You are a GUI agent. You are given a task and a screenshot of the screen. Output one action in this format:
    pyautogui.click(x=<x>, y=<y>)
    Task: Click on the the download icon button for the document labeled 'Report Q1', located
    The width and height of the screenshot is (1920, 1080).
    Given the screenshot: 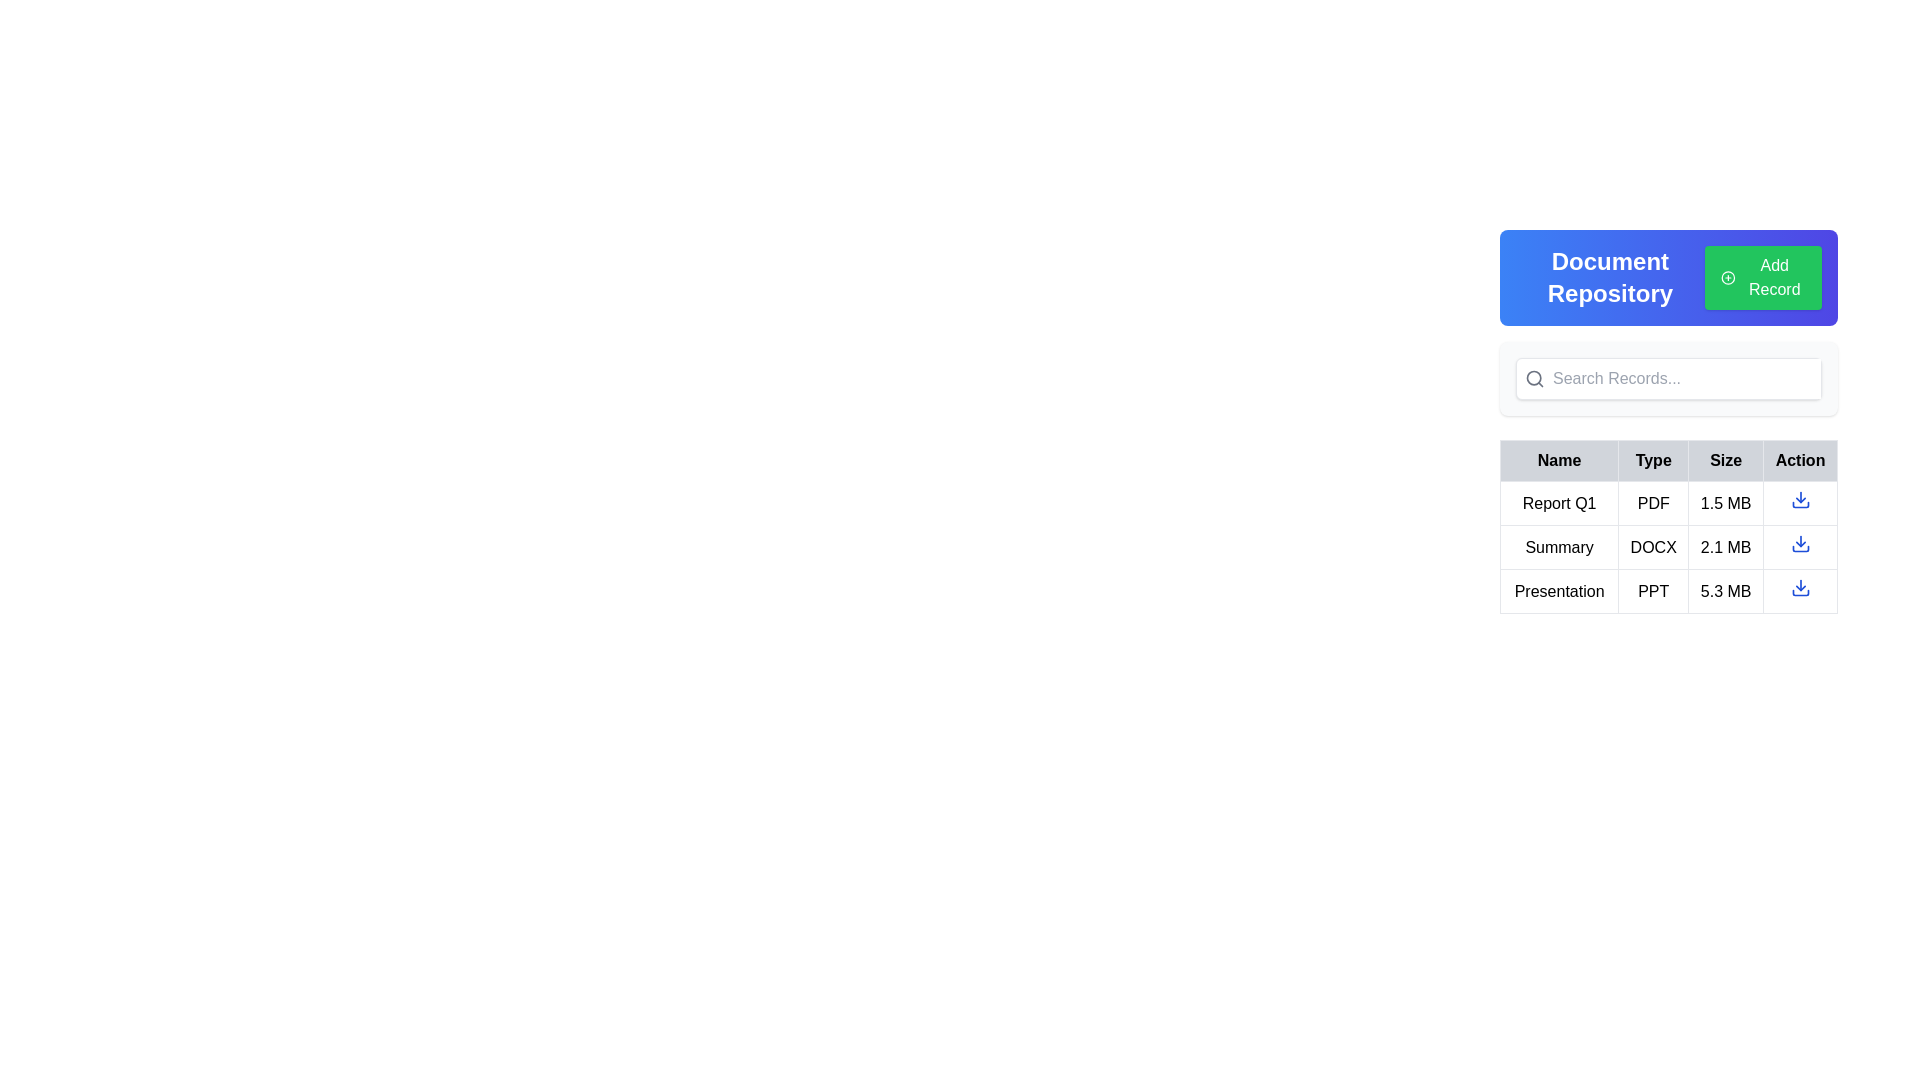 What is the action you would take?
    pyautogui.click(x=1800, y=501)
    